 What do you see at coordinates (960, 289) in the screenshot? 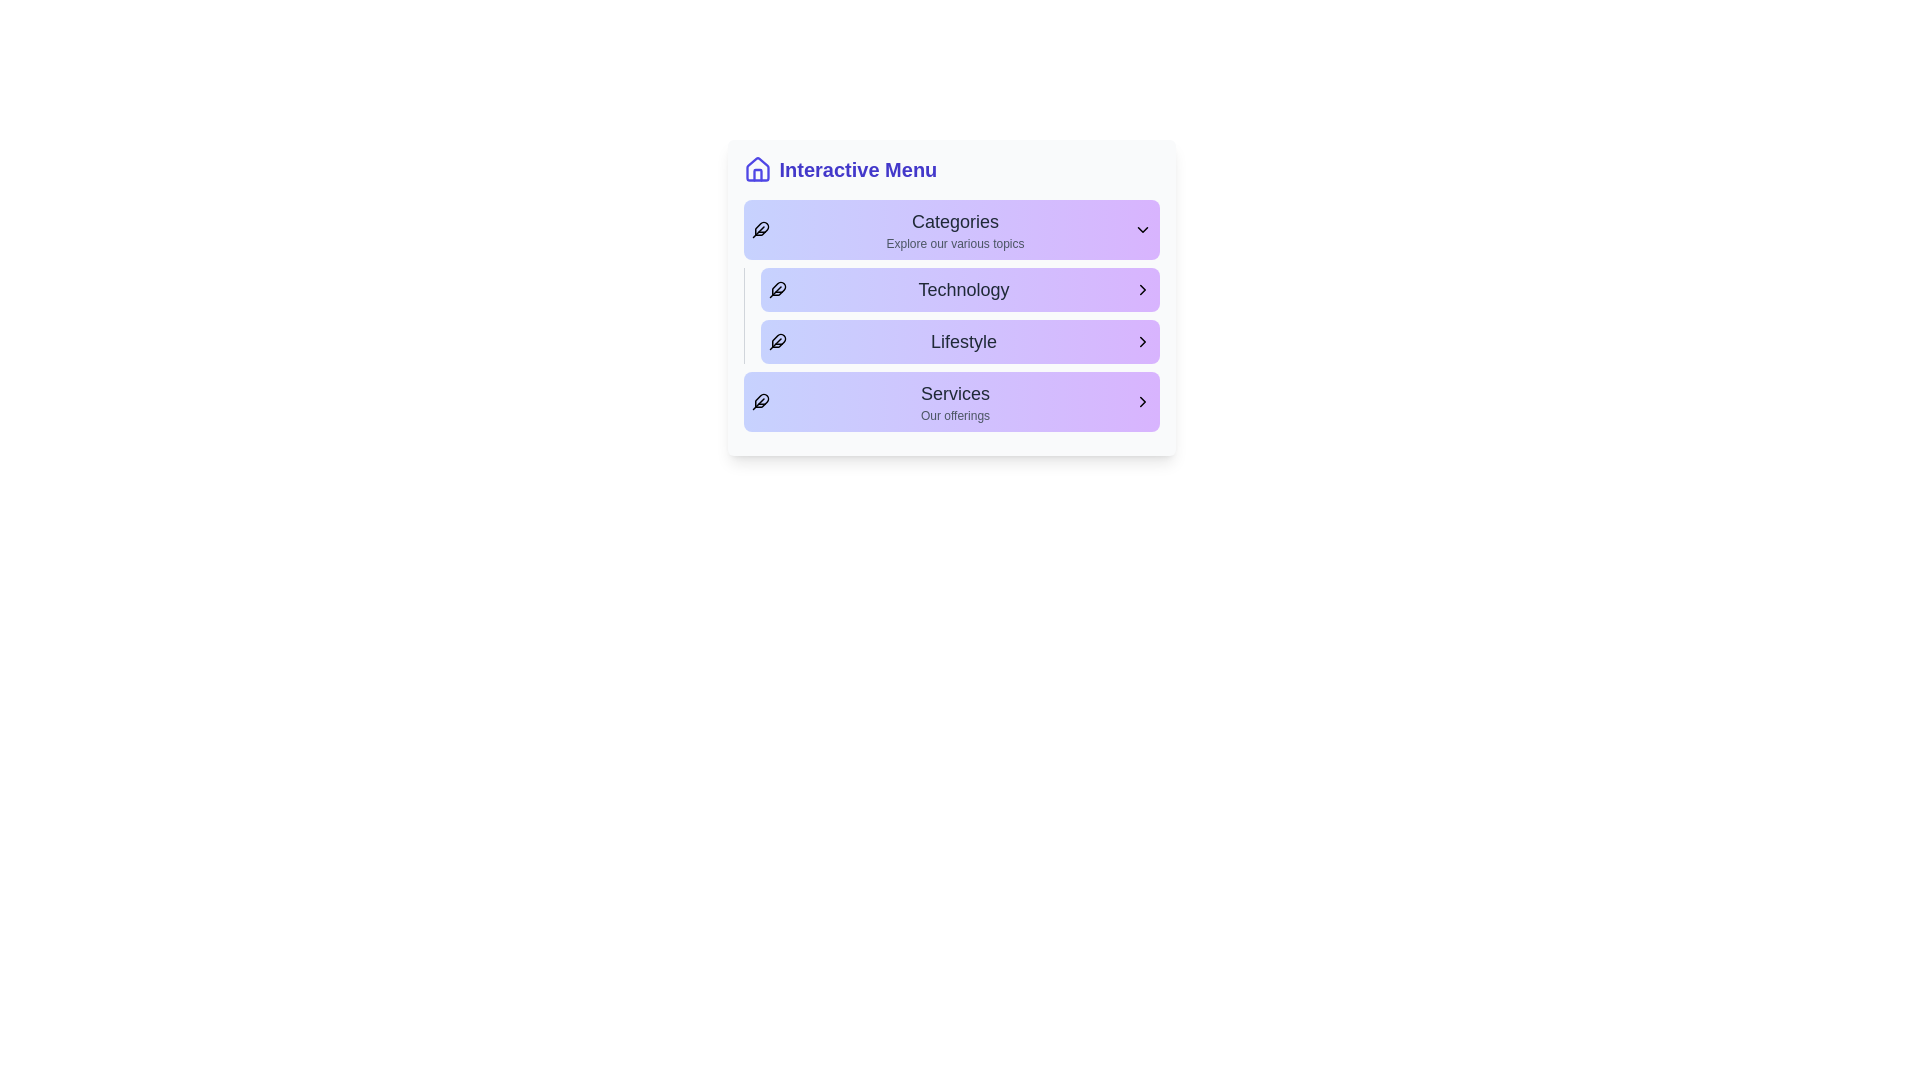
I see `the 'Technology' button located below the 'Categories' button and above the 'Lifestyle' button in the menu` at bounding box center [960, 289].